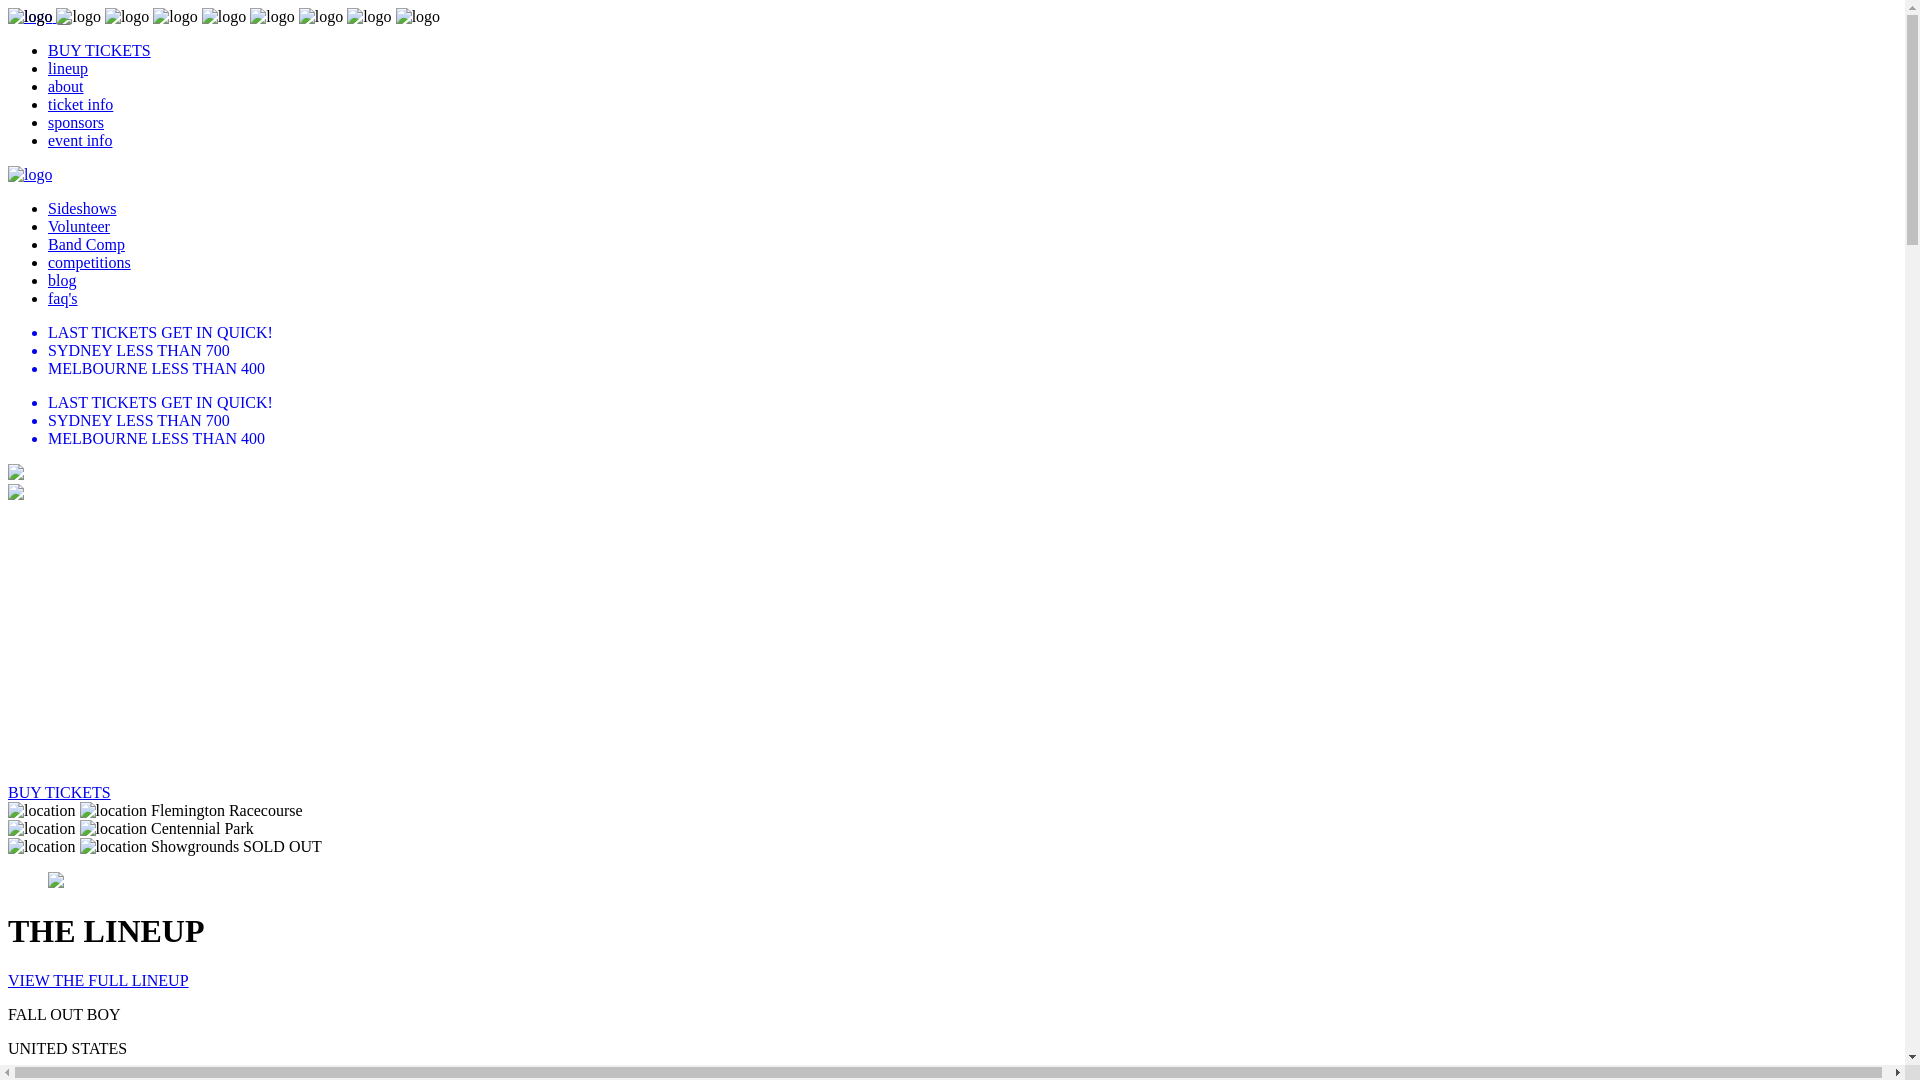 The width and height of the screenshot is (1920, 1080). I want to click on 'lineup', so click(67, 67).